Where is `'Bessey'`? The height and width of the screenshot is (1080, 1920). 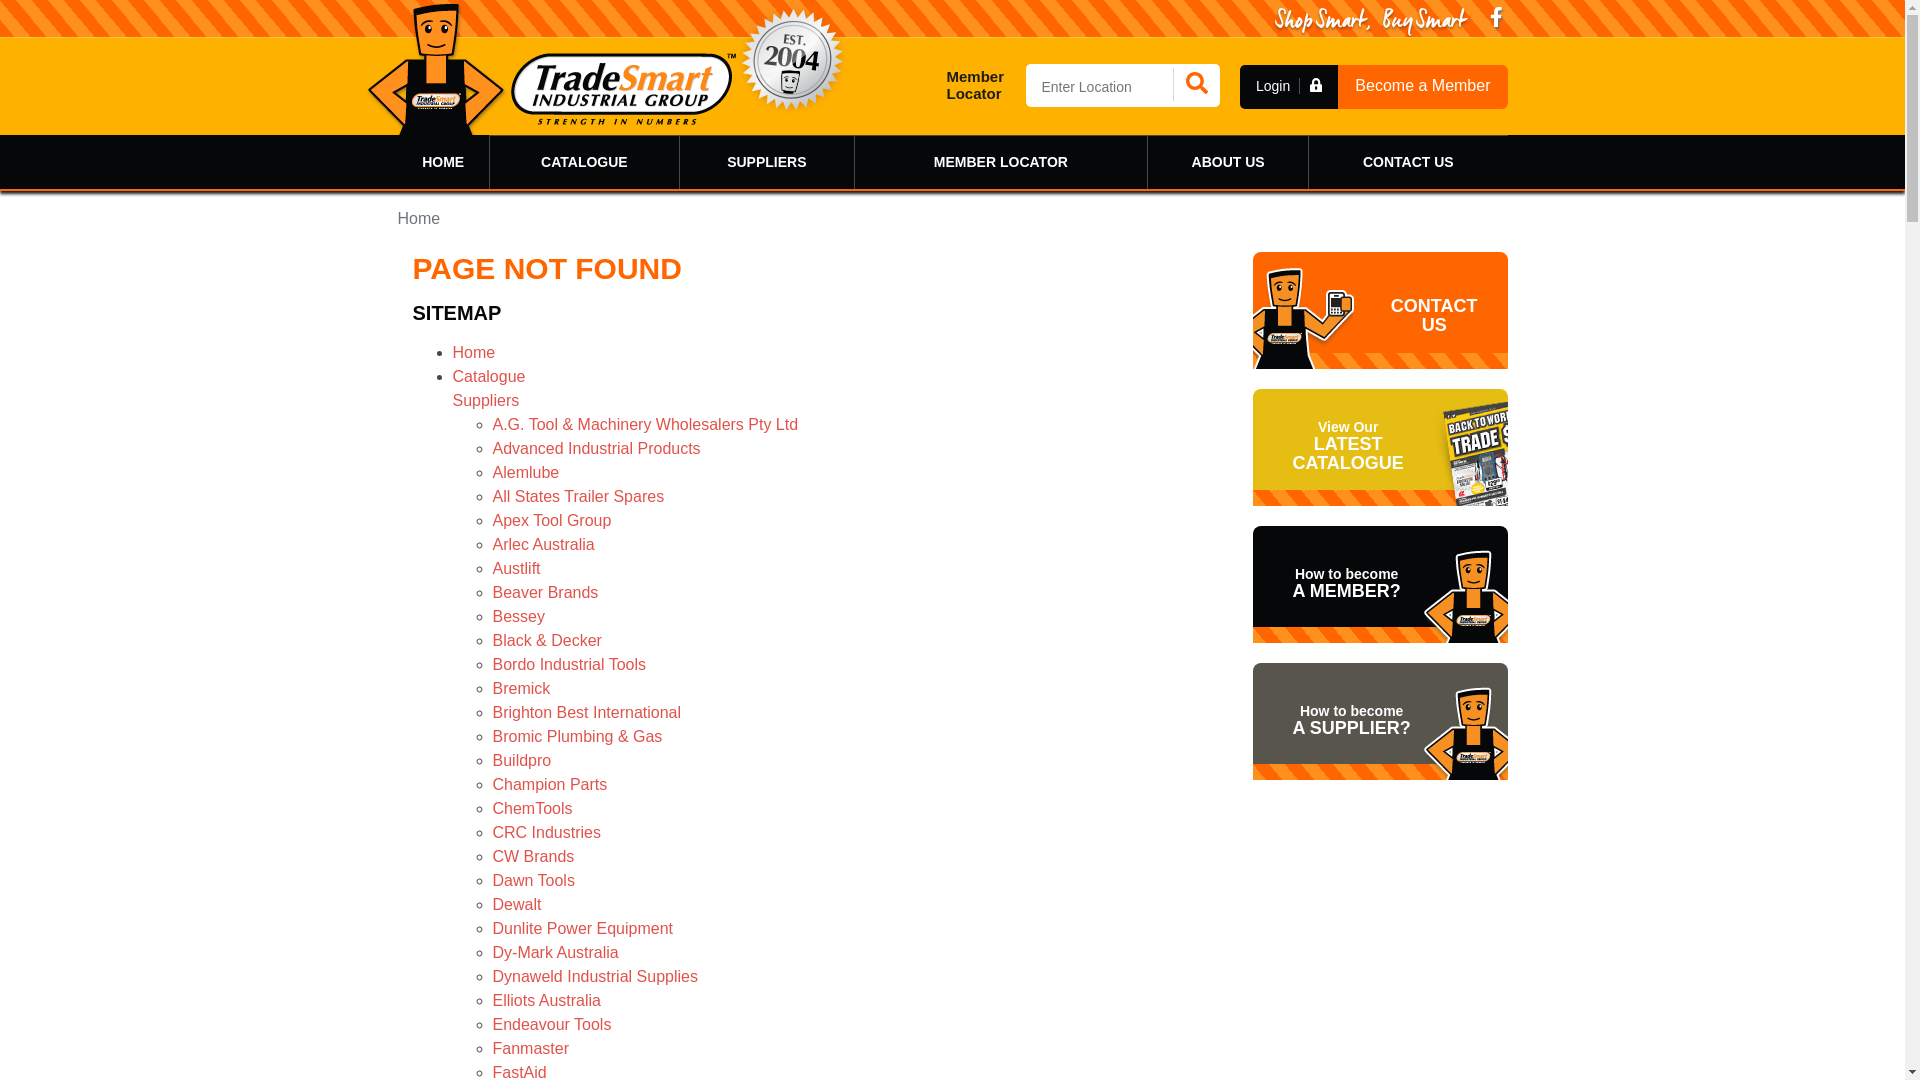
'Bessey' is located at coordinates (518, 615).